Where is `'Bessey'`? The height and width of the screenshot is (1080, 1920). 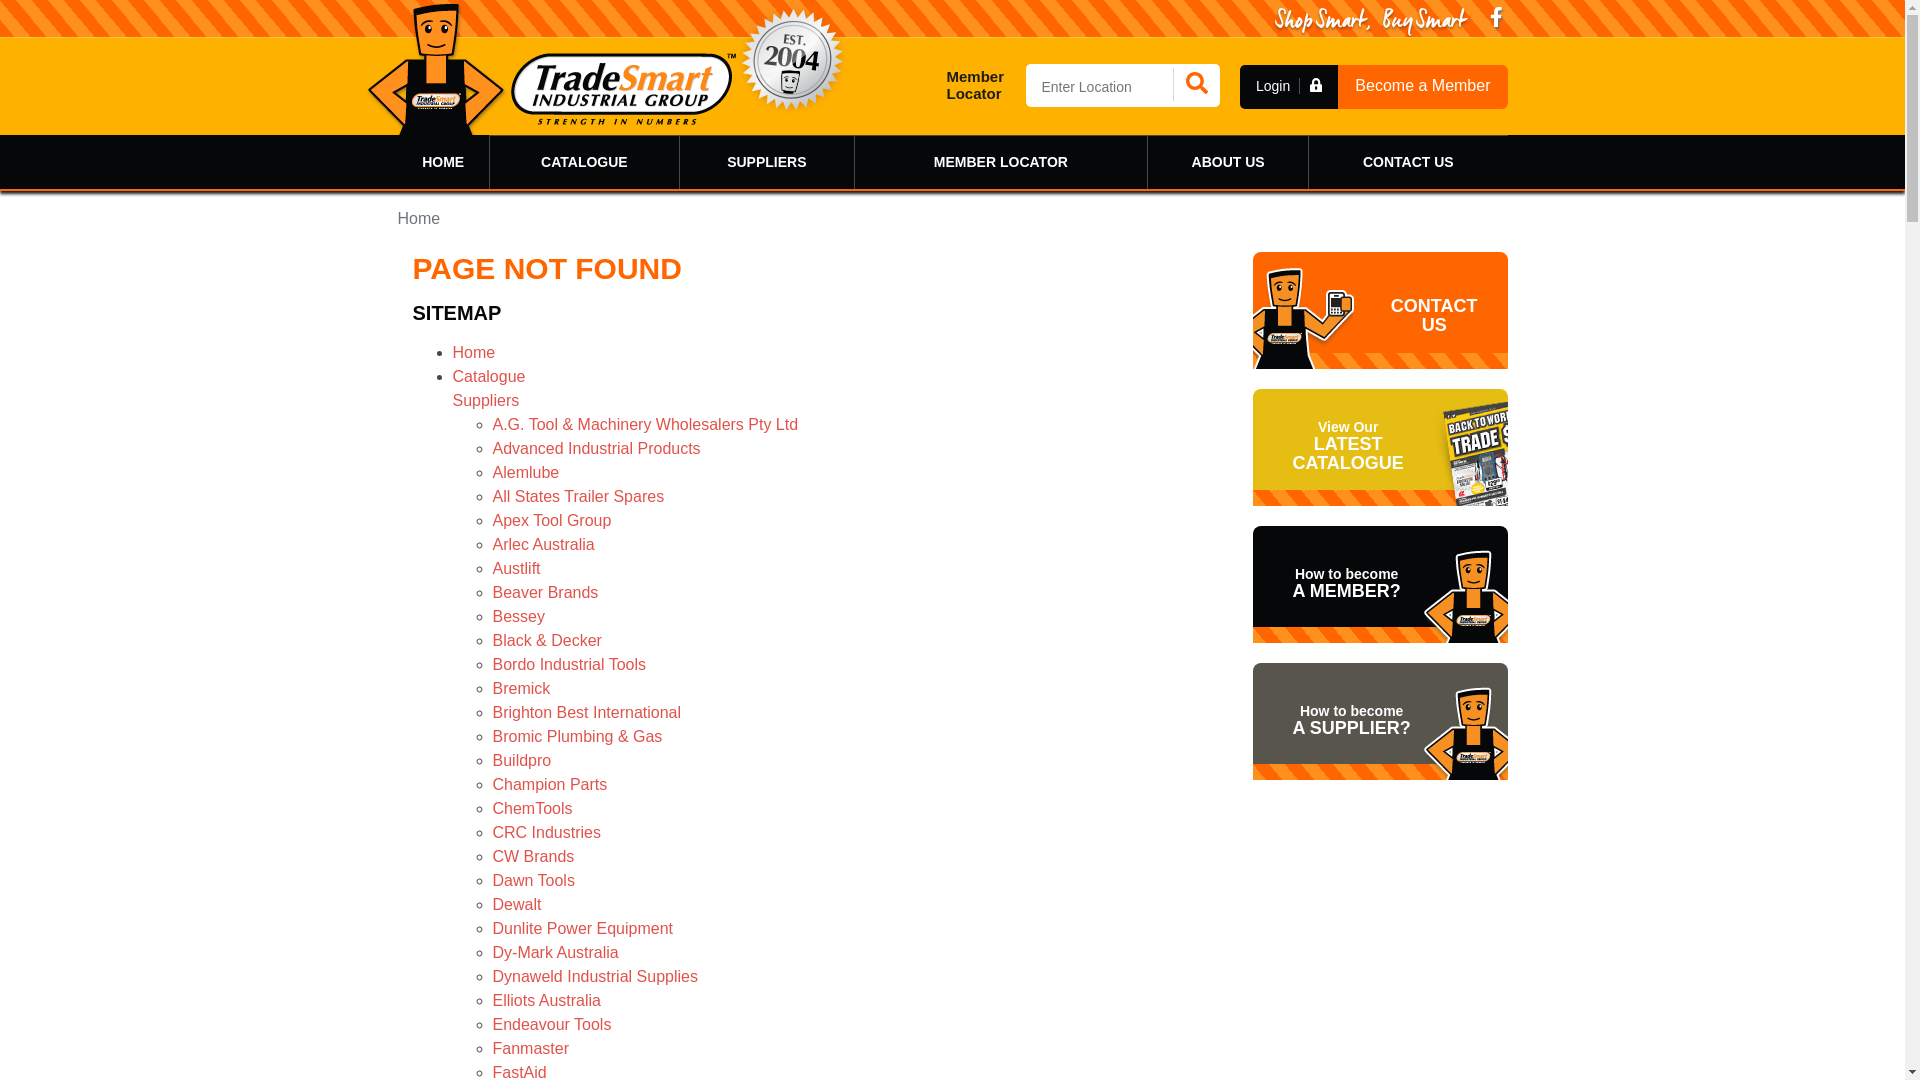
'Bessey' is located at coordinates (518, 615).